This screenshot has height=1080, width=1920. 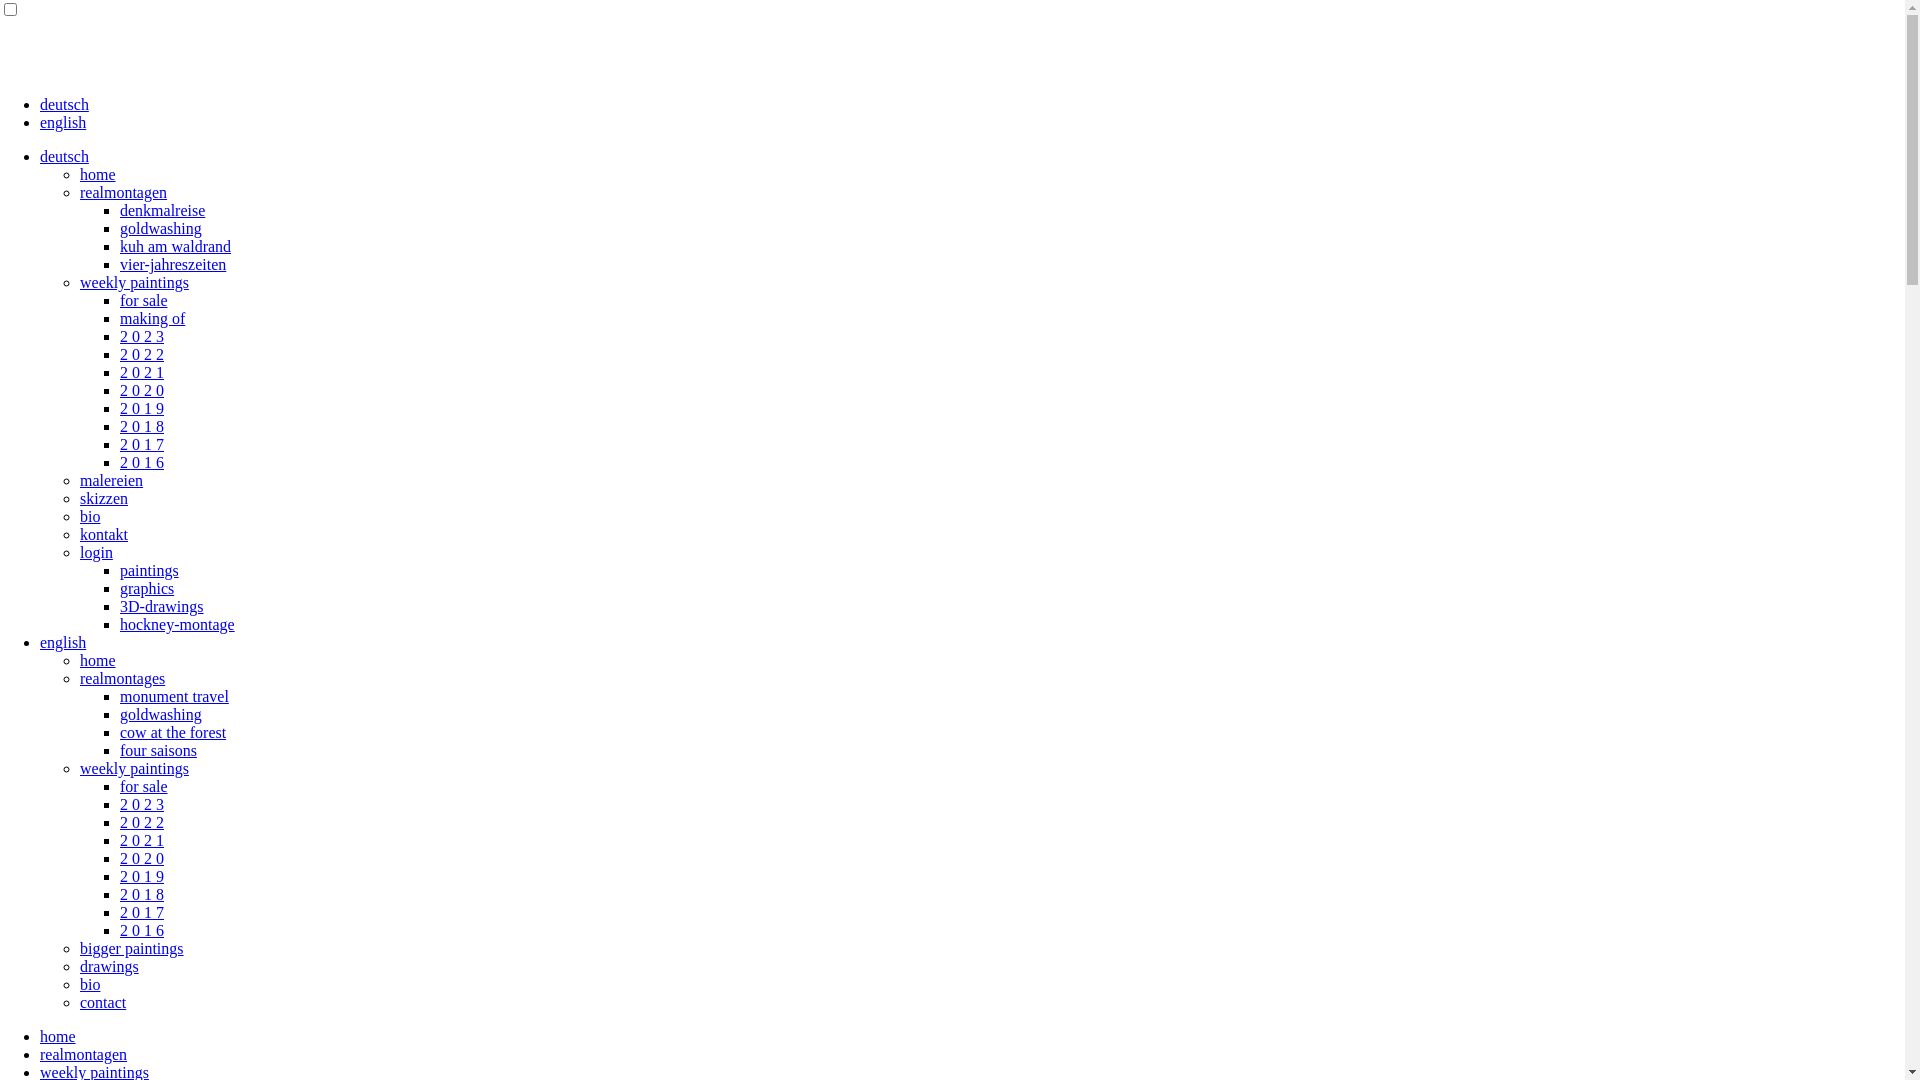 I want to click on 'drawings', so click(x=108, y=965).